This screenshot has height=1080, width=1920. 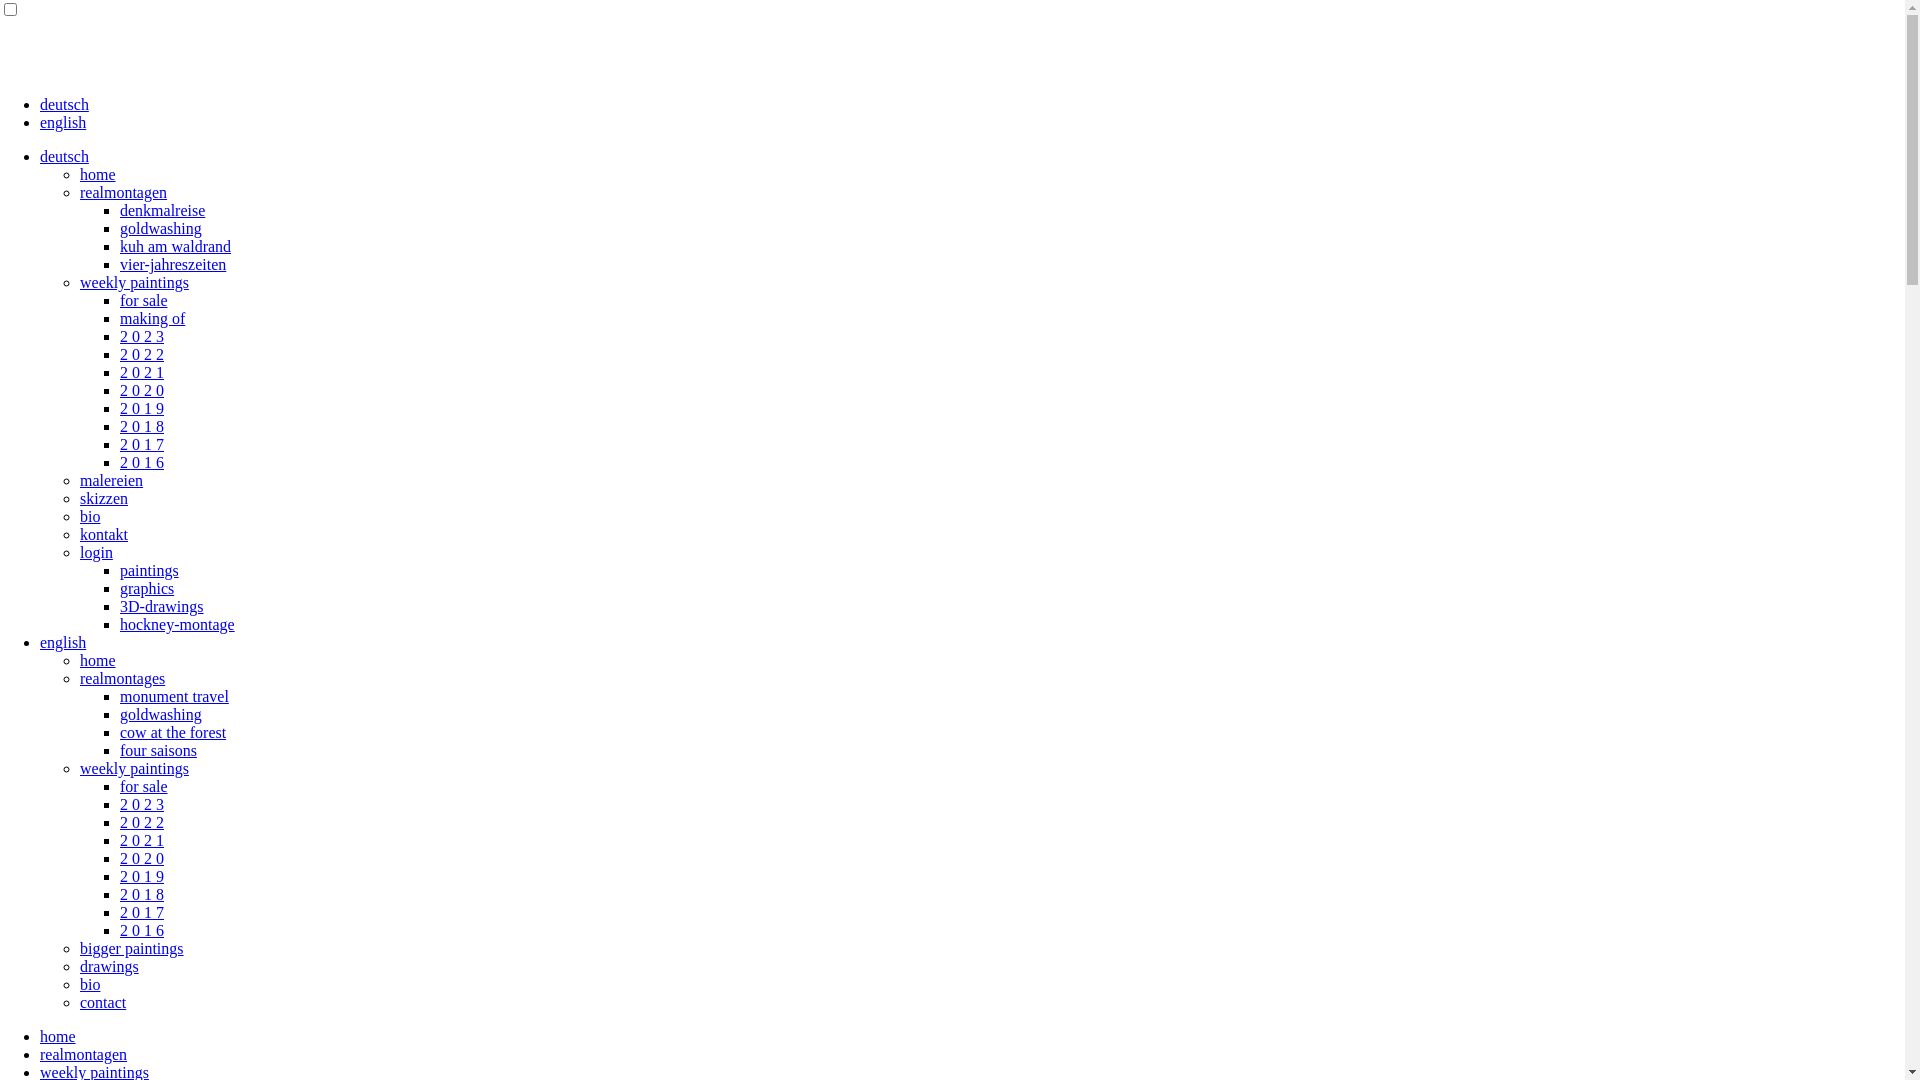 I want to click on 'drawings', so click(x=108, y=965).